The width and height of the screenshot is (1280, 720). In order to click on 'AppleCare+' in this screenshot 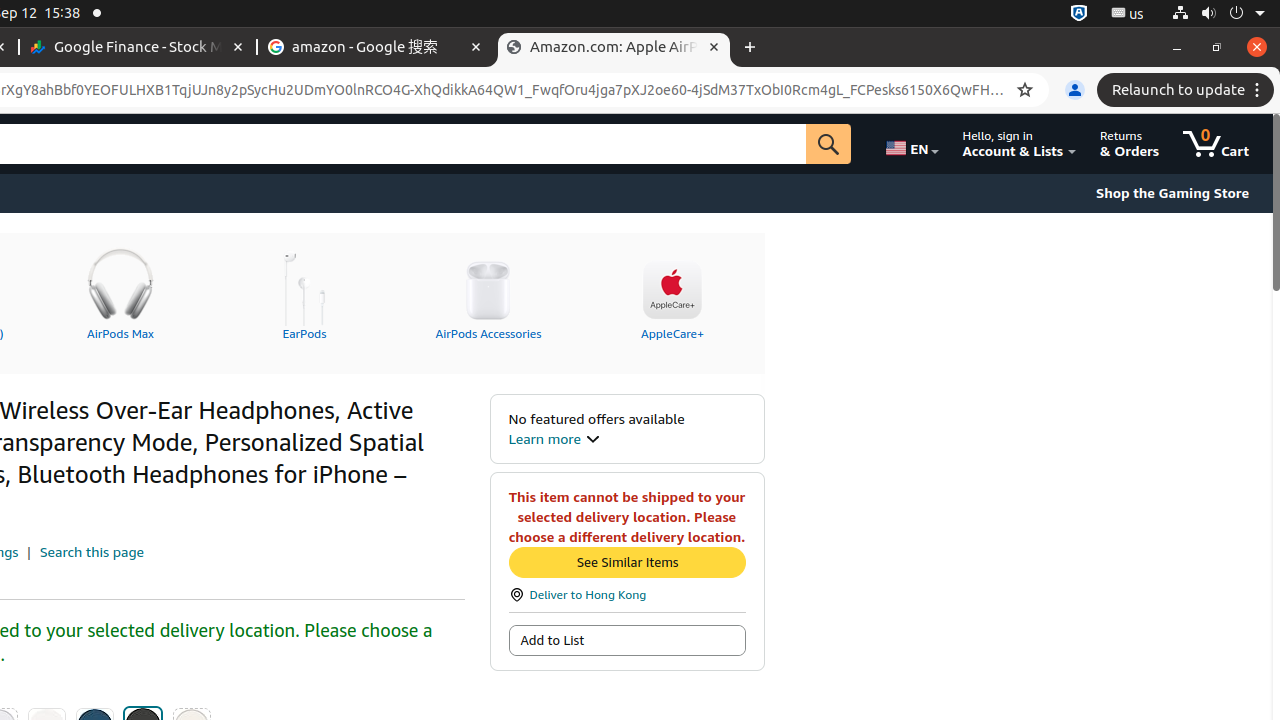, I will do `click(672, 291)`.